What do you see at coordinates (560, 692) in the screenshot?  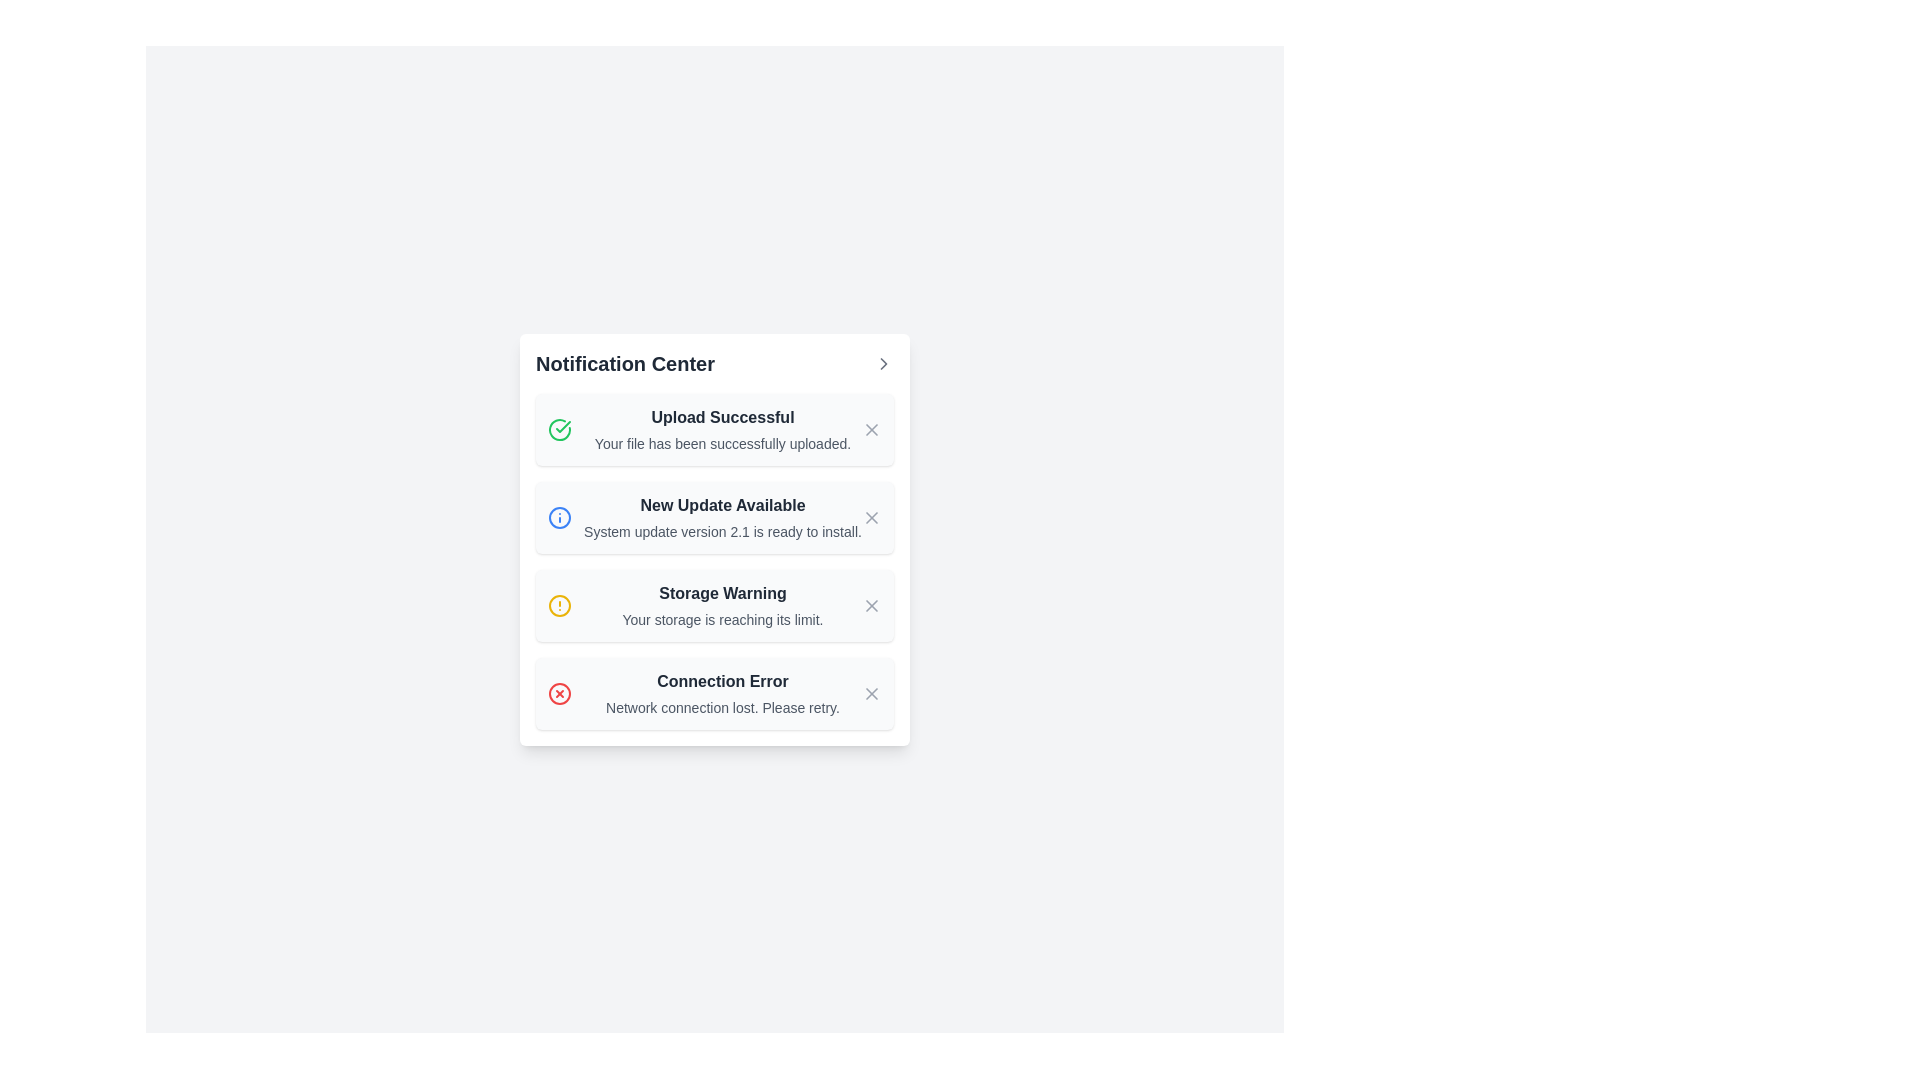 I see `the dismissive action SVG graphic element associated with the 'Connection Error' notification` at bounding box center [560, 692].